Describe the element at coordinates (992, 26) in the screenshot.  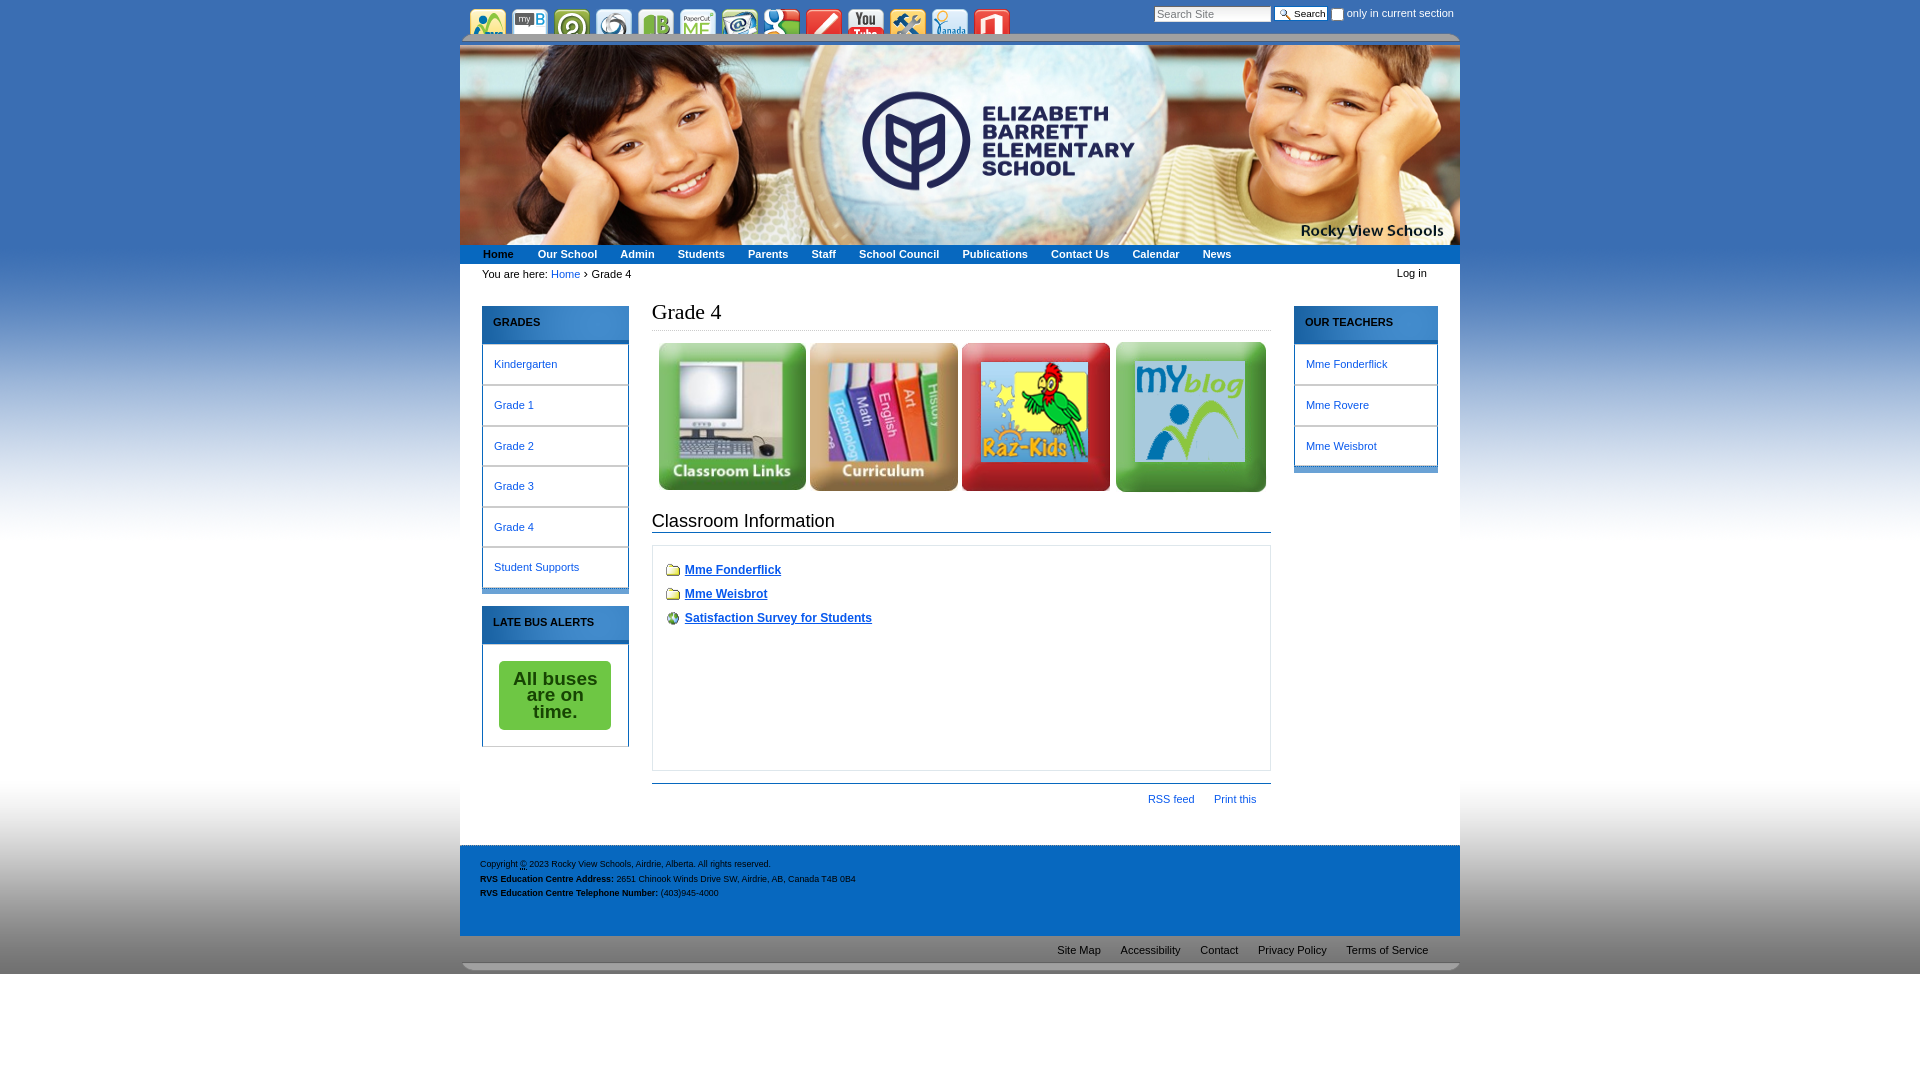
I see `'Office 365'` at that location.